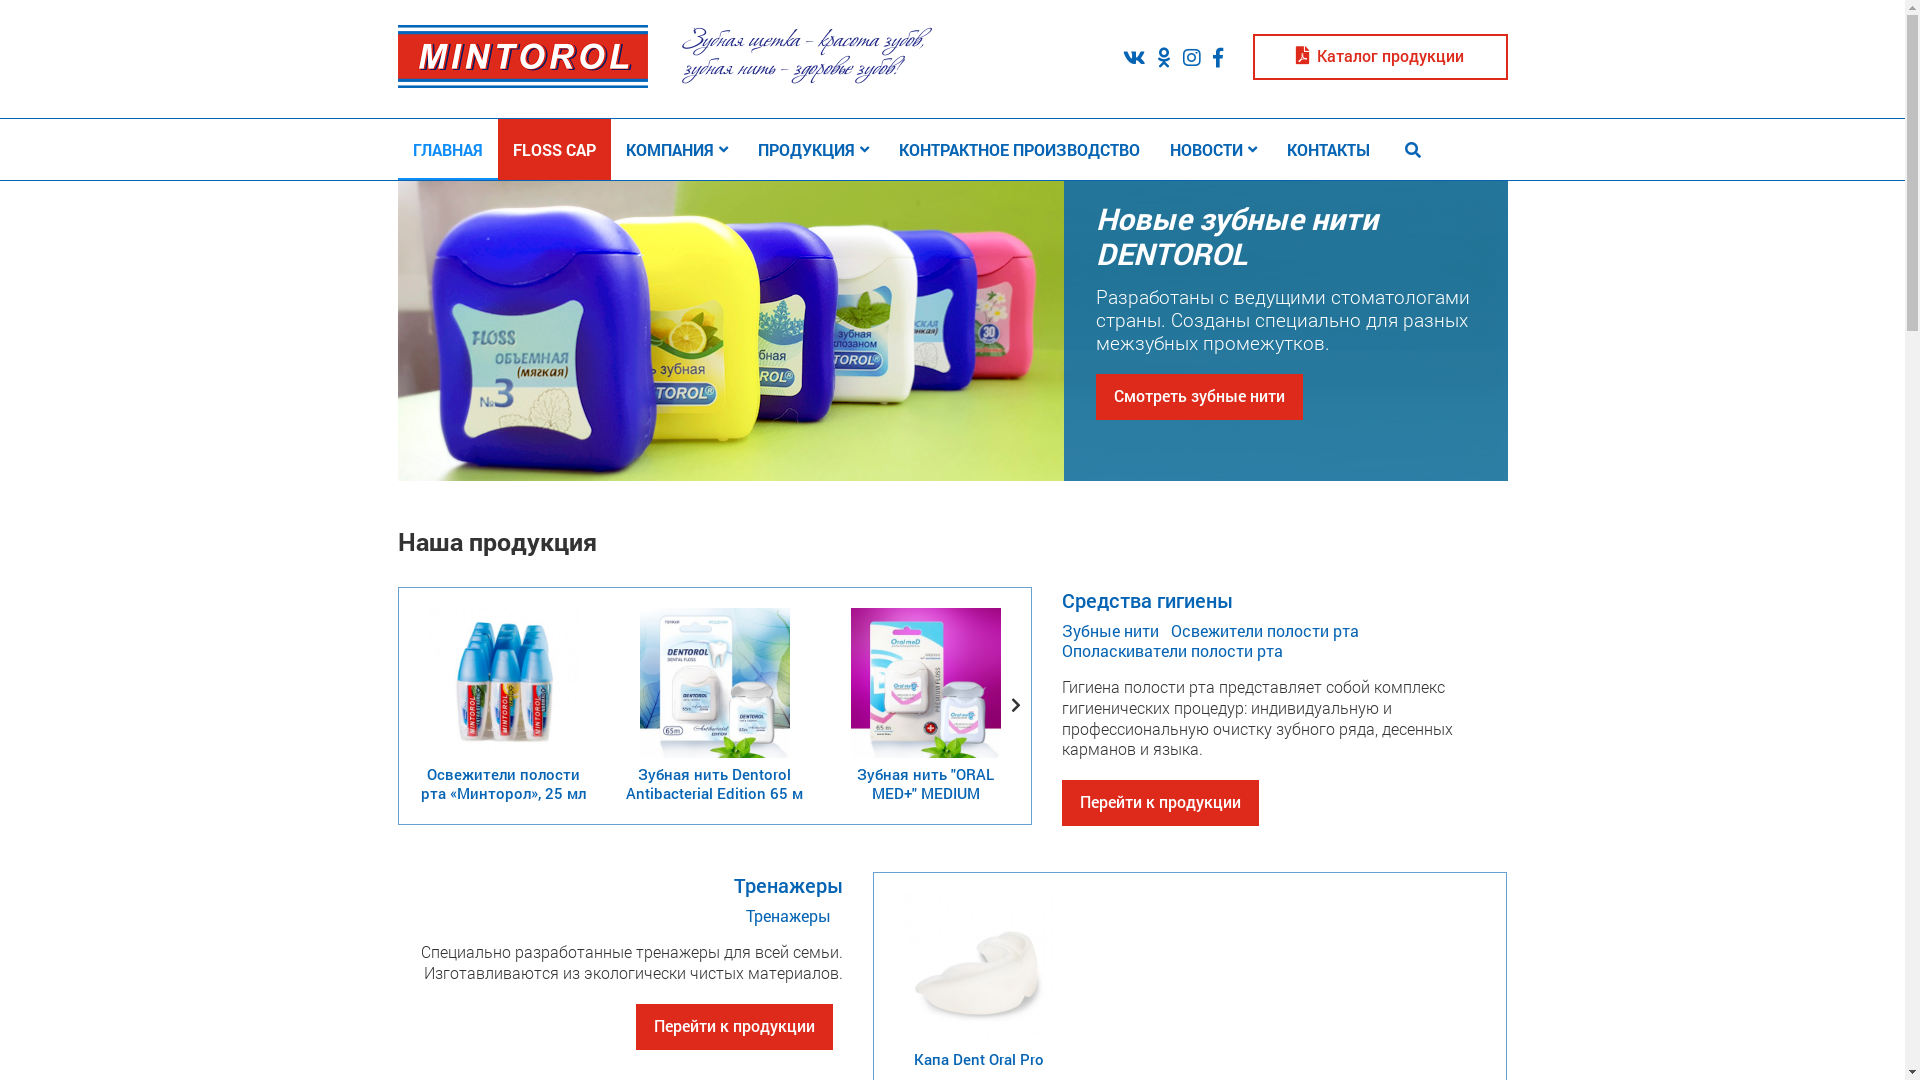  I want to click on 'FLOSS CAP', so click(554, 148).